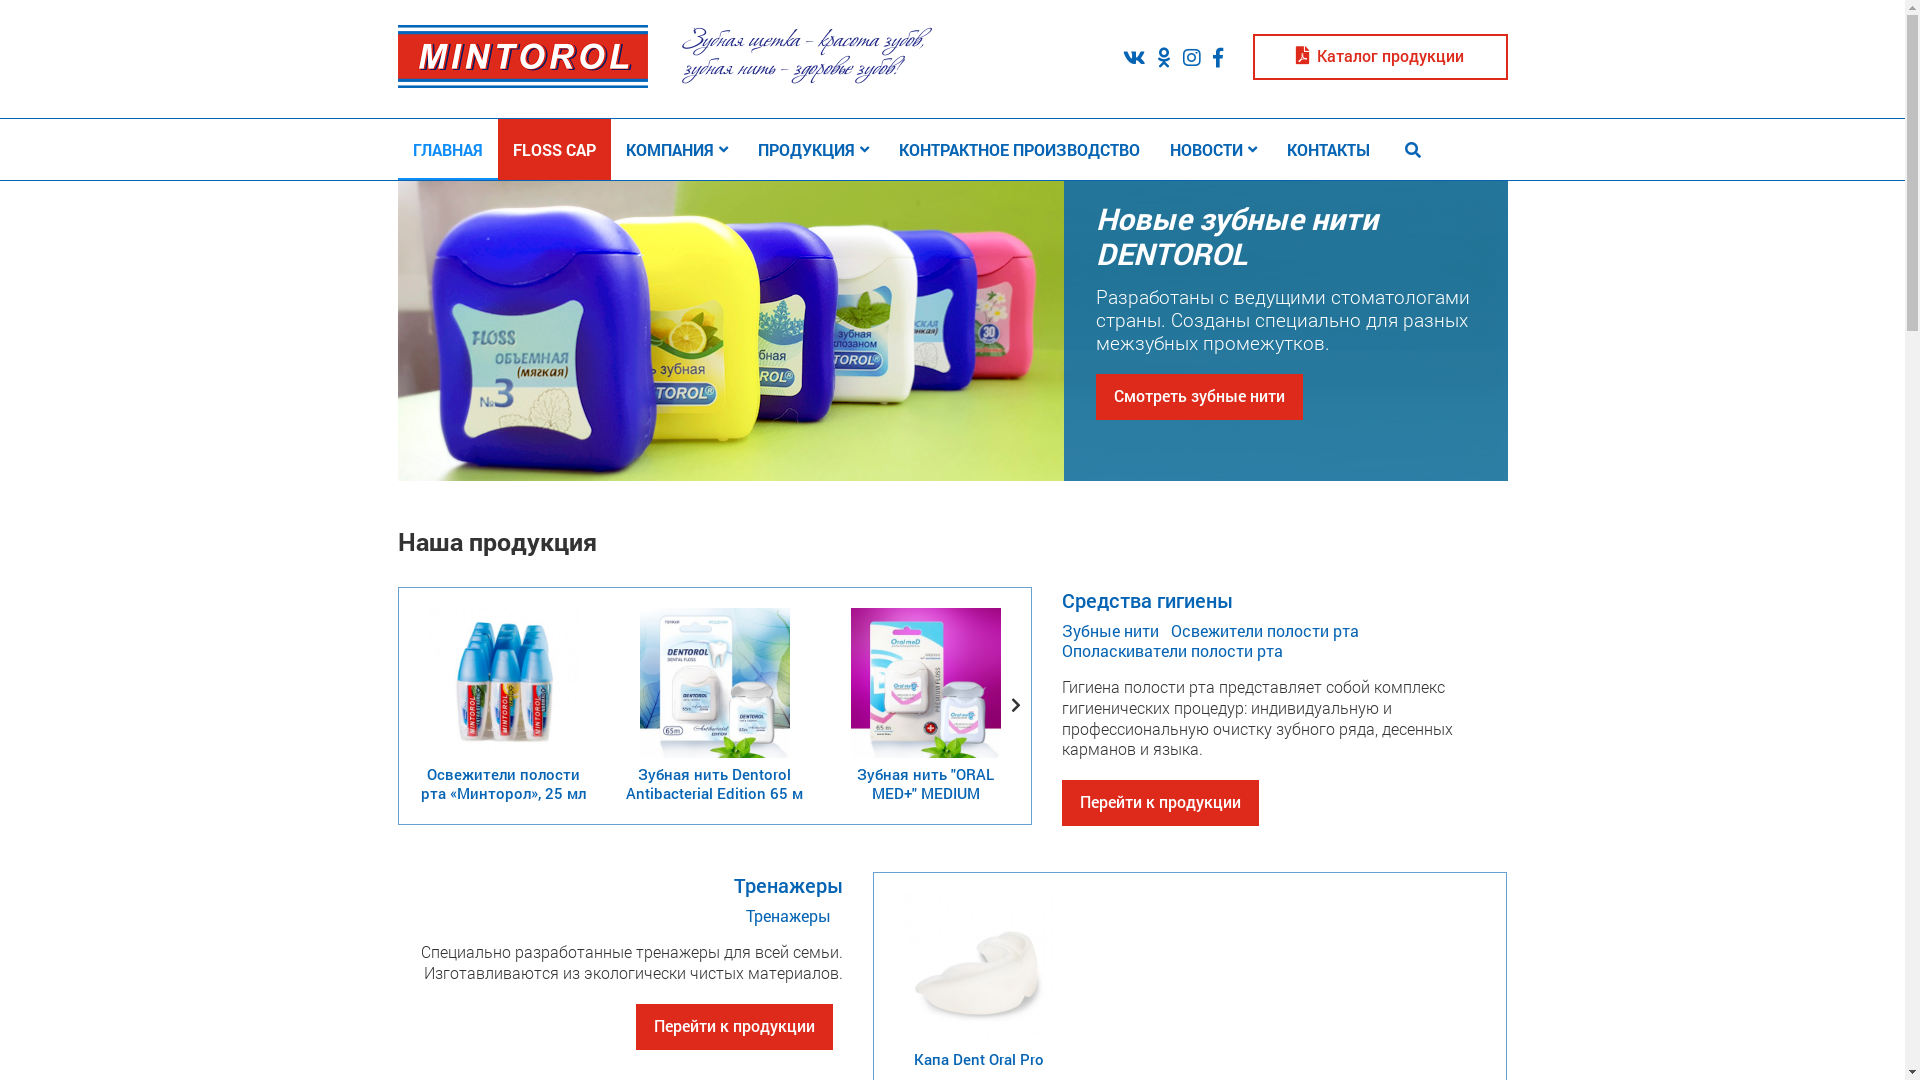  I want to click on 'FLOSS CAP', so click(554, 148).